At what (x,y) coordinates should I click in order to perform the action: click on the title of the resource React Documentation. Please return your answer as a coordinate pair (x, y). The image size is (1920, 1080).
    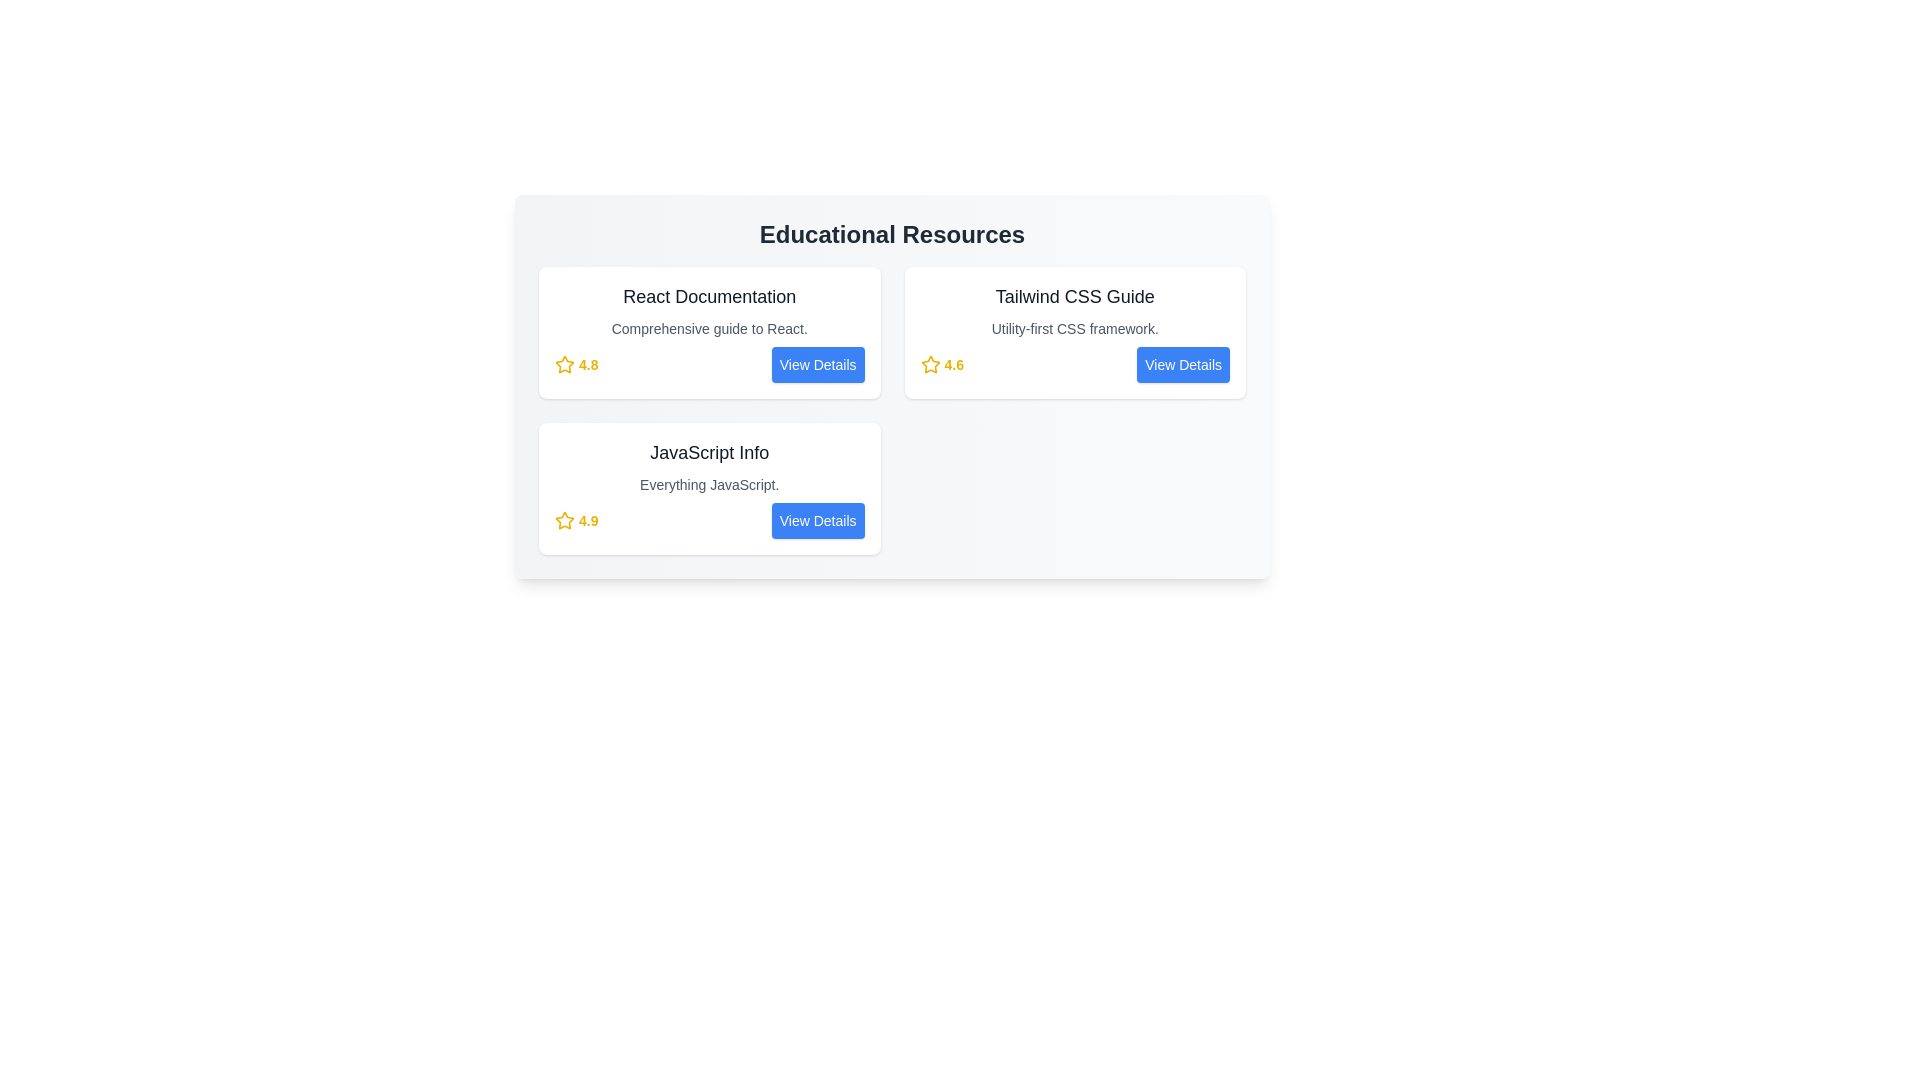
    Looking at the image, I should click on (709, 297).